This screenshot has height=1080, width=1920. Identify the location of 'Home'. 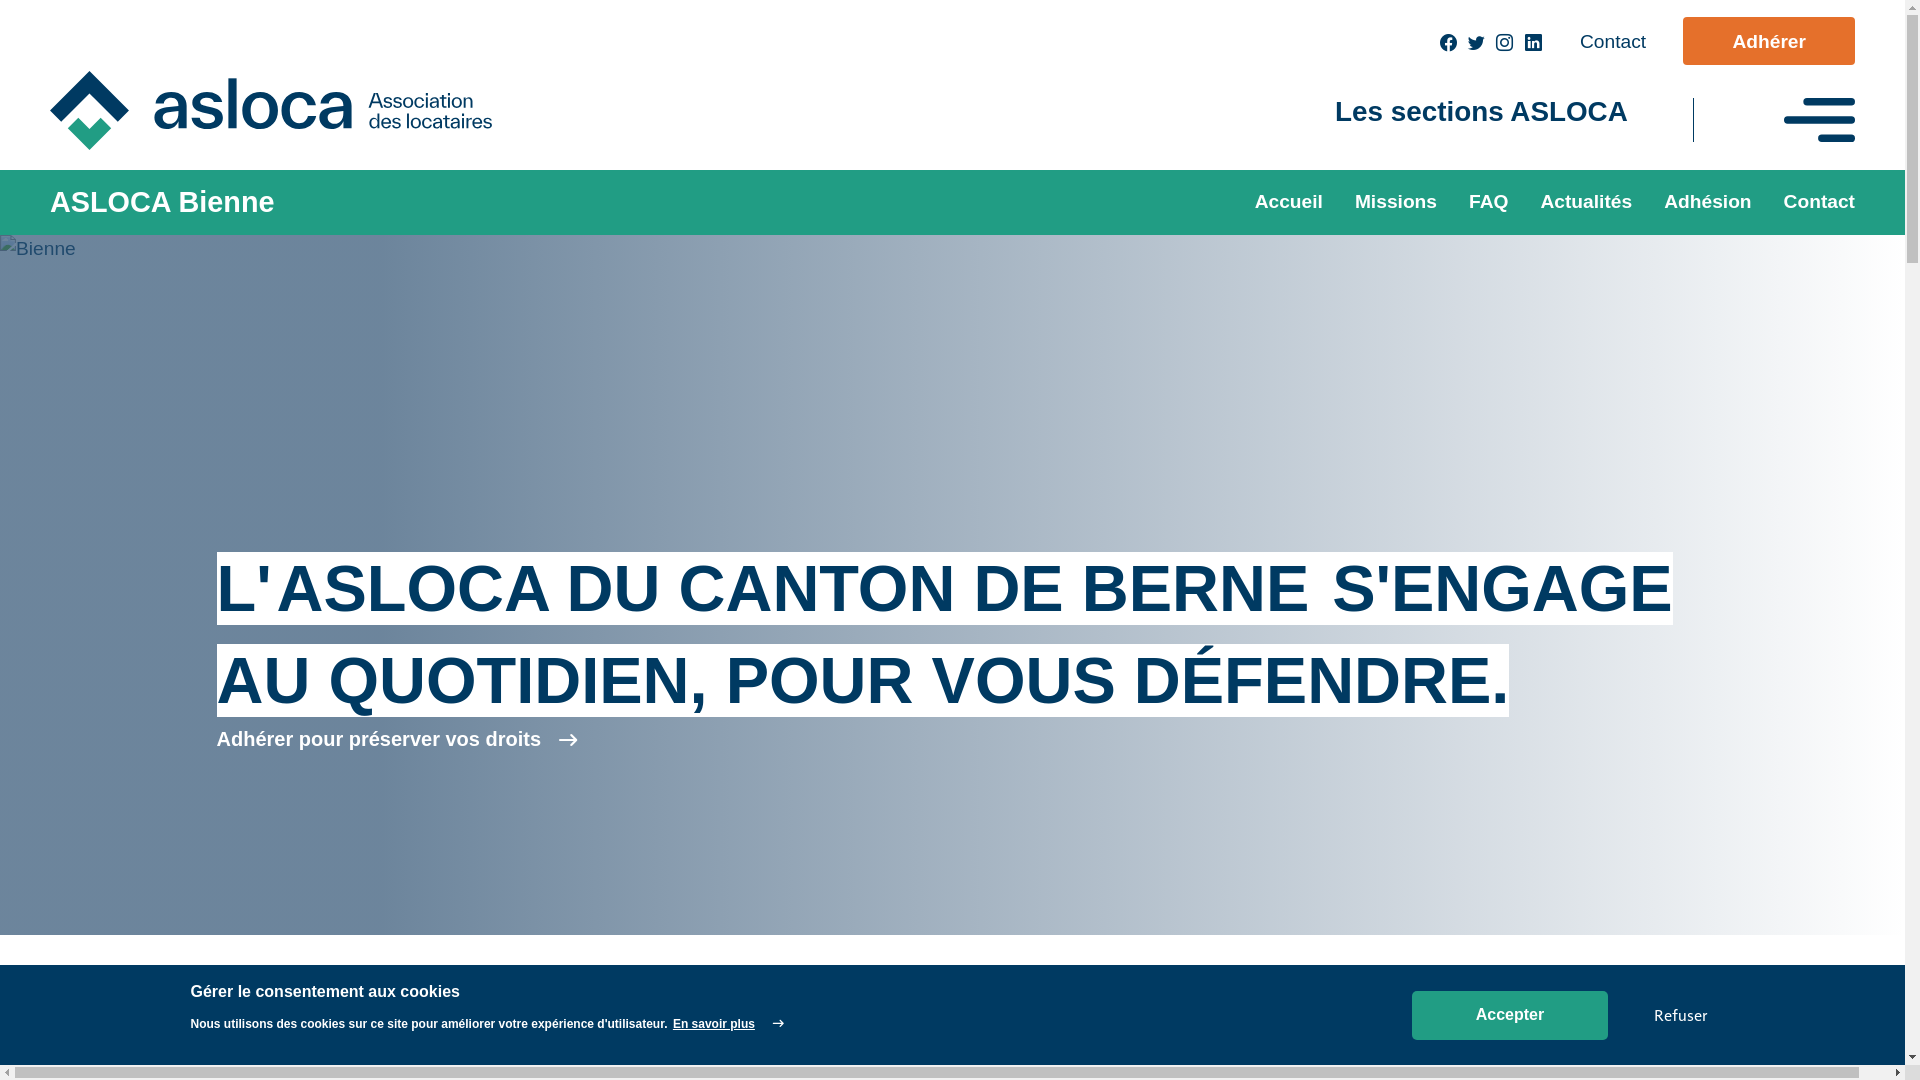
(286, 110).